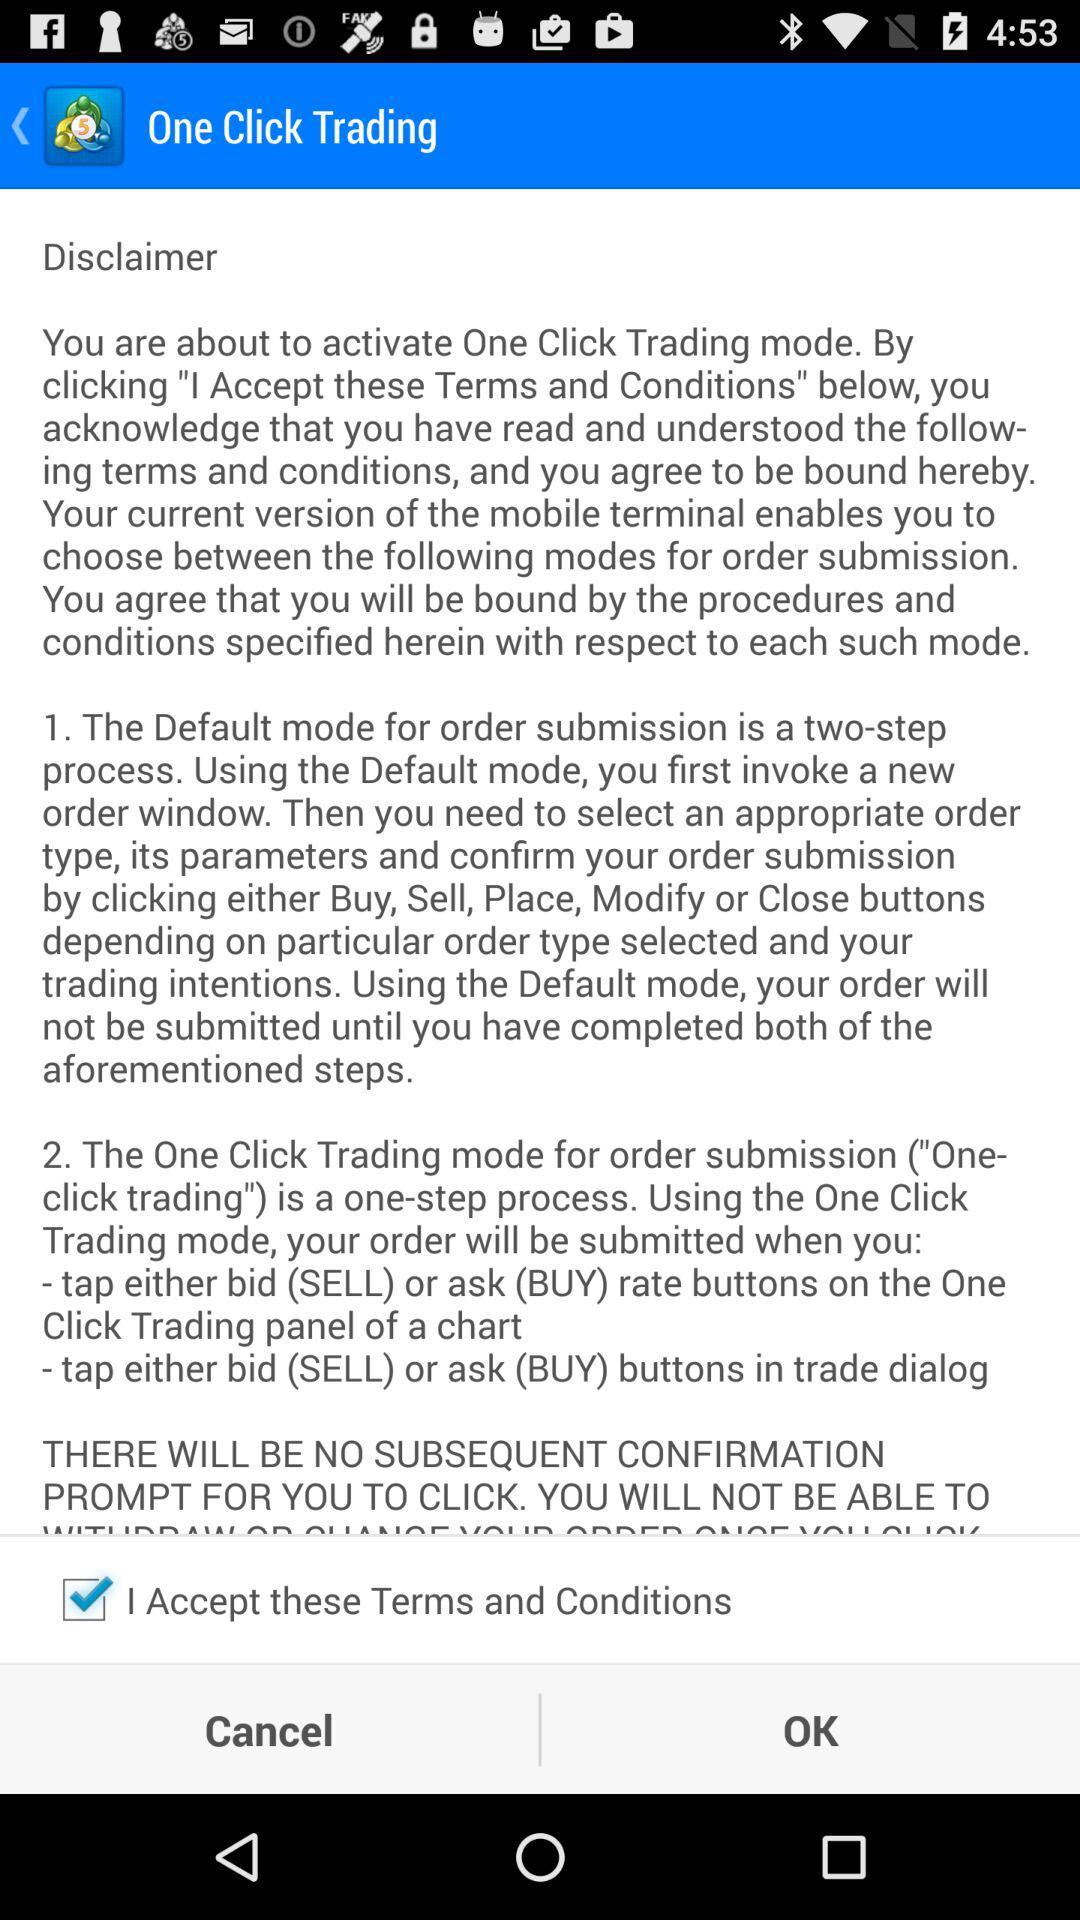  What do you see at coordinates (810, 1728) in the screenshot?
I see `item below i accept these icon` at bounding box center [810, 1728].